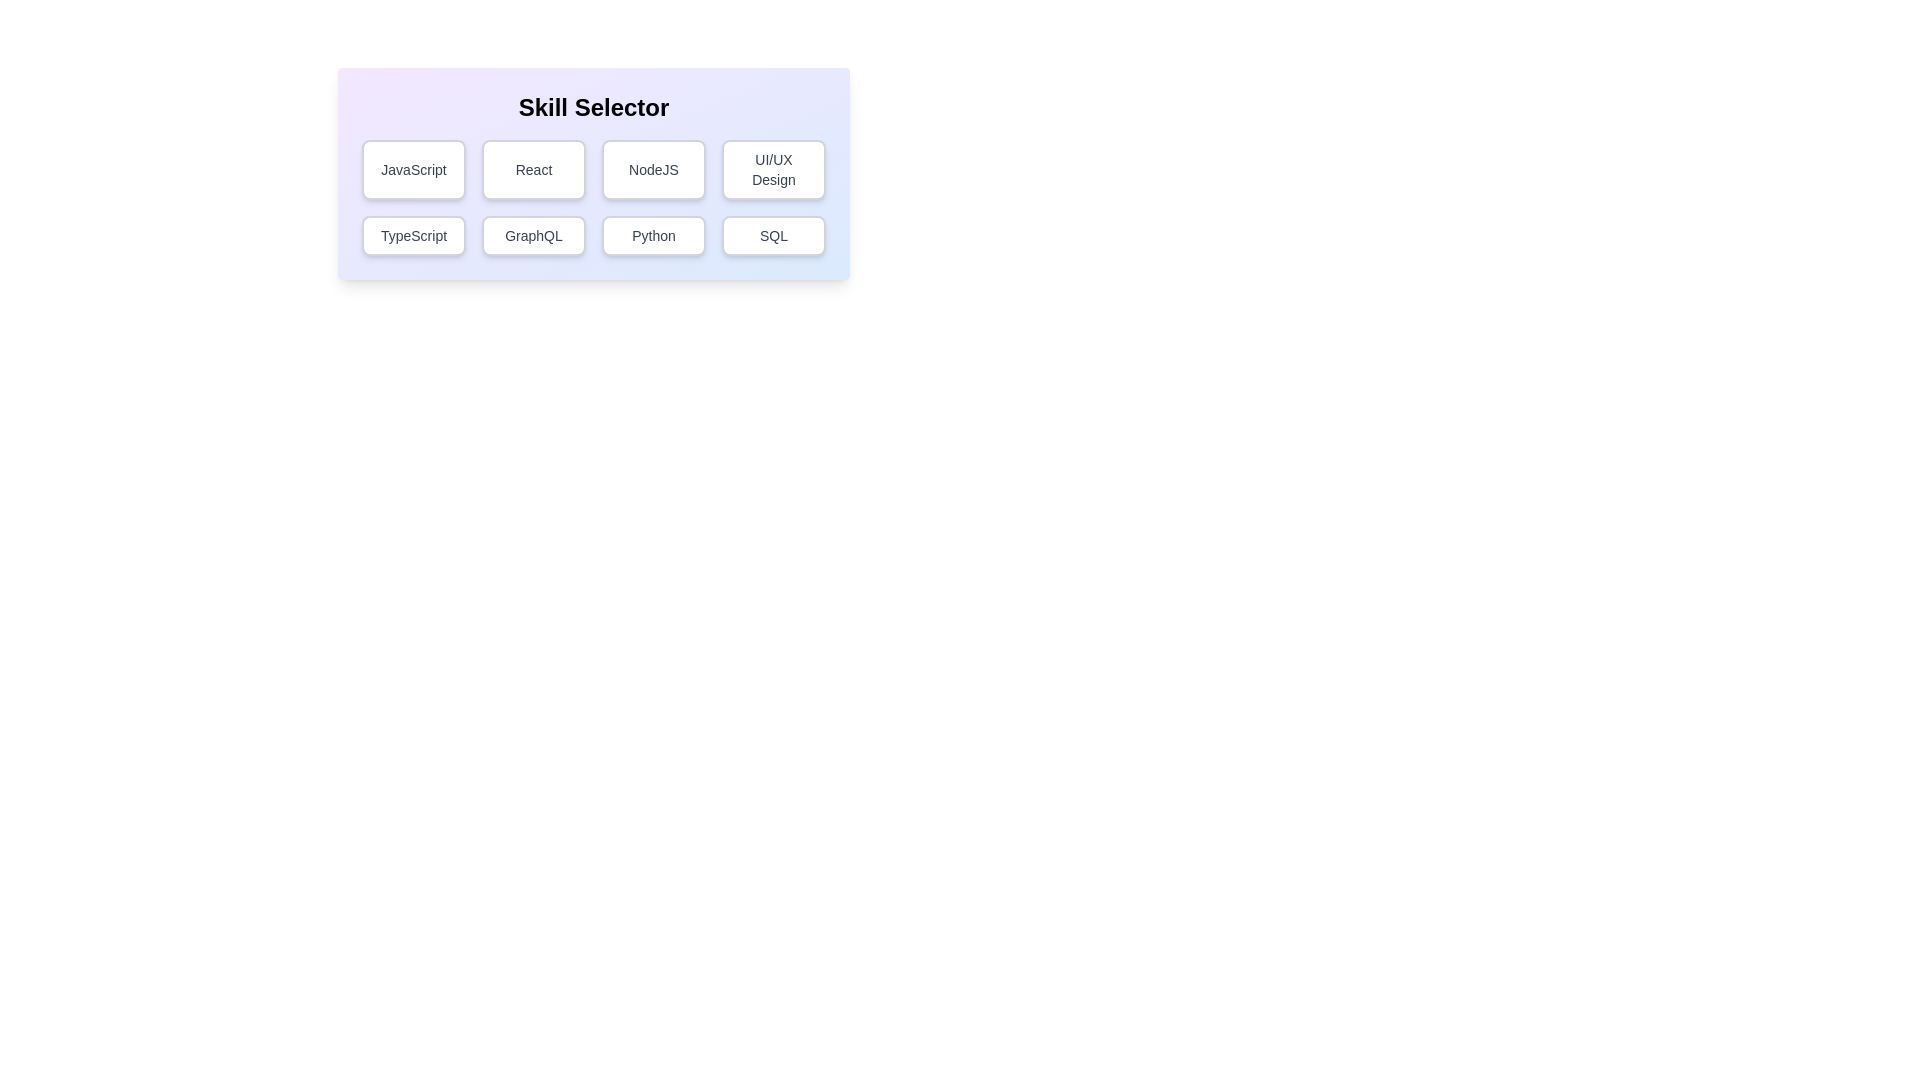  I want to click on the button corresponding to the skill Python to toggle its selection, so click(653, 234).